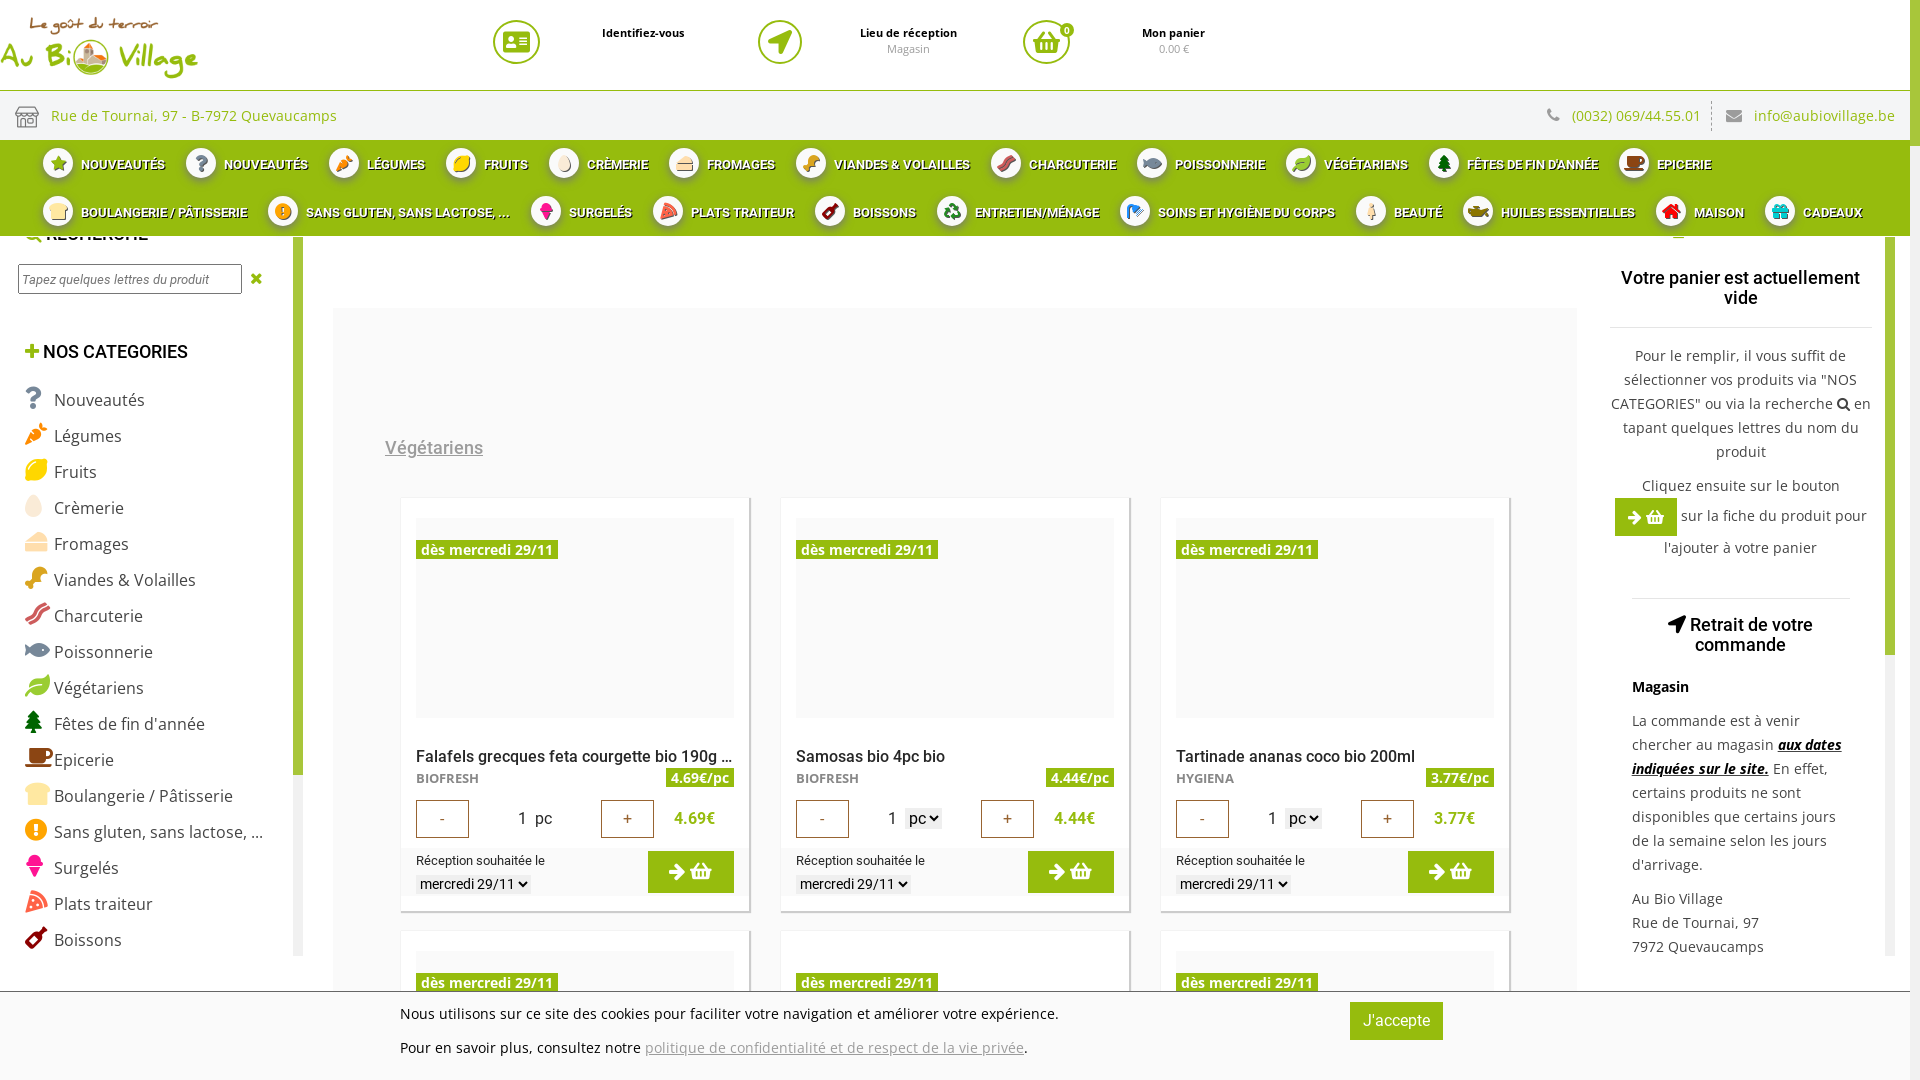 The height and width of the screenshot is (1080, 1920). Describe the element at coordinates (484, 157) in the screenshot. I see `'FRUITS'` at that location.